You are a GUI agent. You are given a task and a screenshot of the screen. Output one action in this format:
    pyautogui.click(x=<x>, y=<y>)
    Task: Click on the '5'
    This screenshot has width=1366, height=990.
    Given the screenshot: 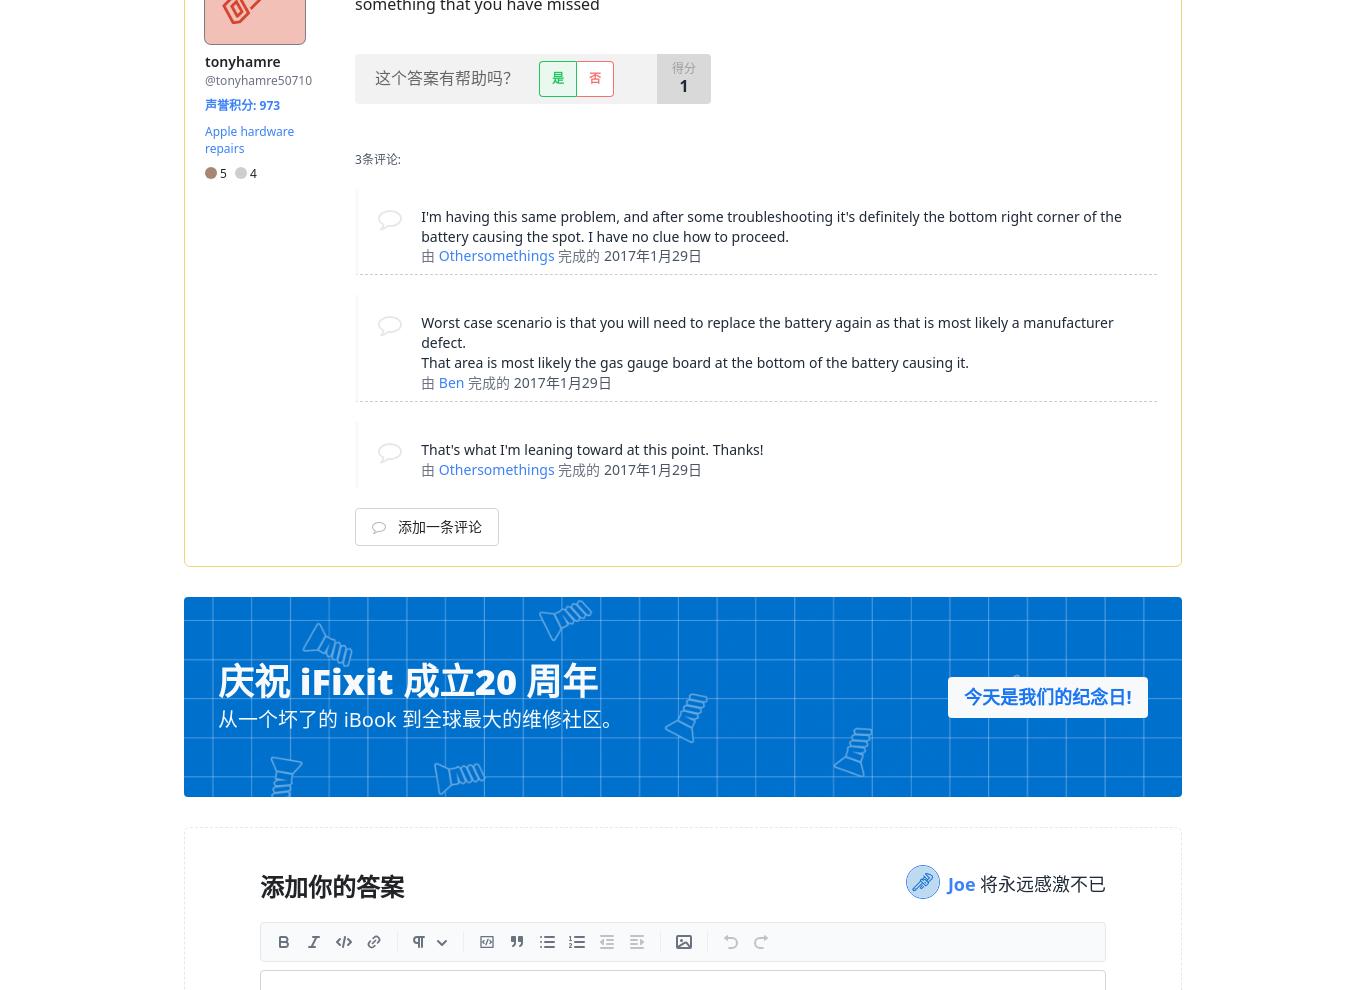 What is the action you would take?
    pyautogui.click(x=216, y=172)
    